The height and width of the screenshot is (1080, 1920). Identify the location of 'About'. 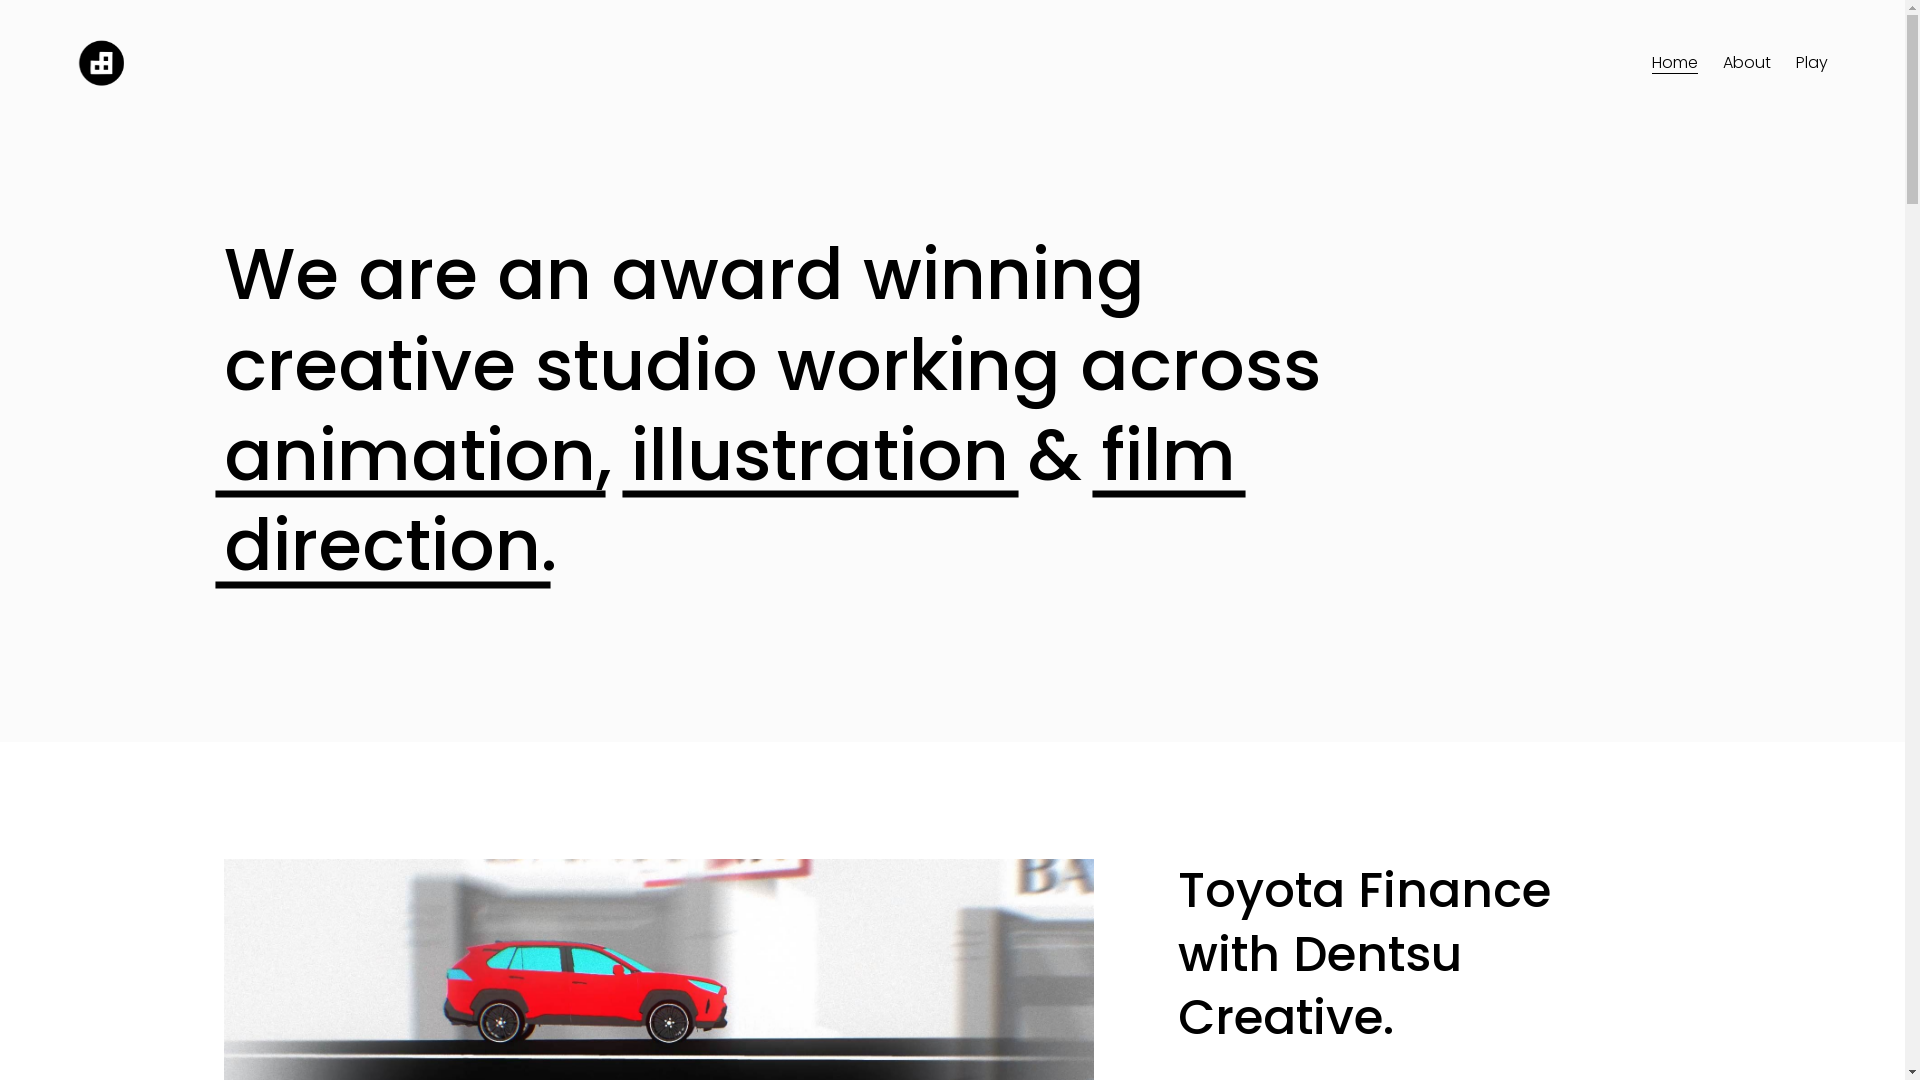
(1722, 63).